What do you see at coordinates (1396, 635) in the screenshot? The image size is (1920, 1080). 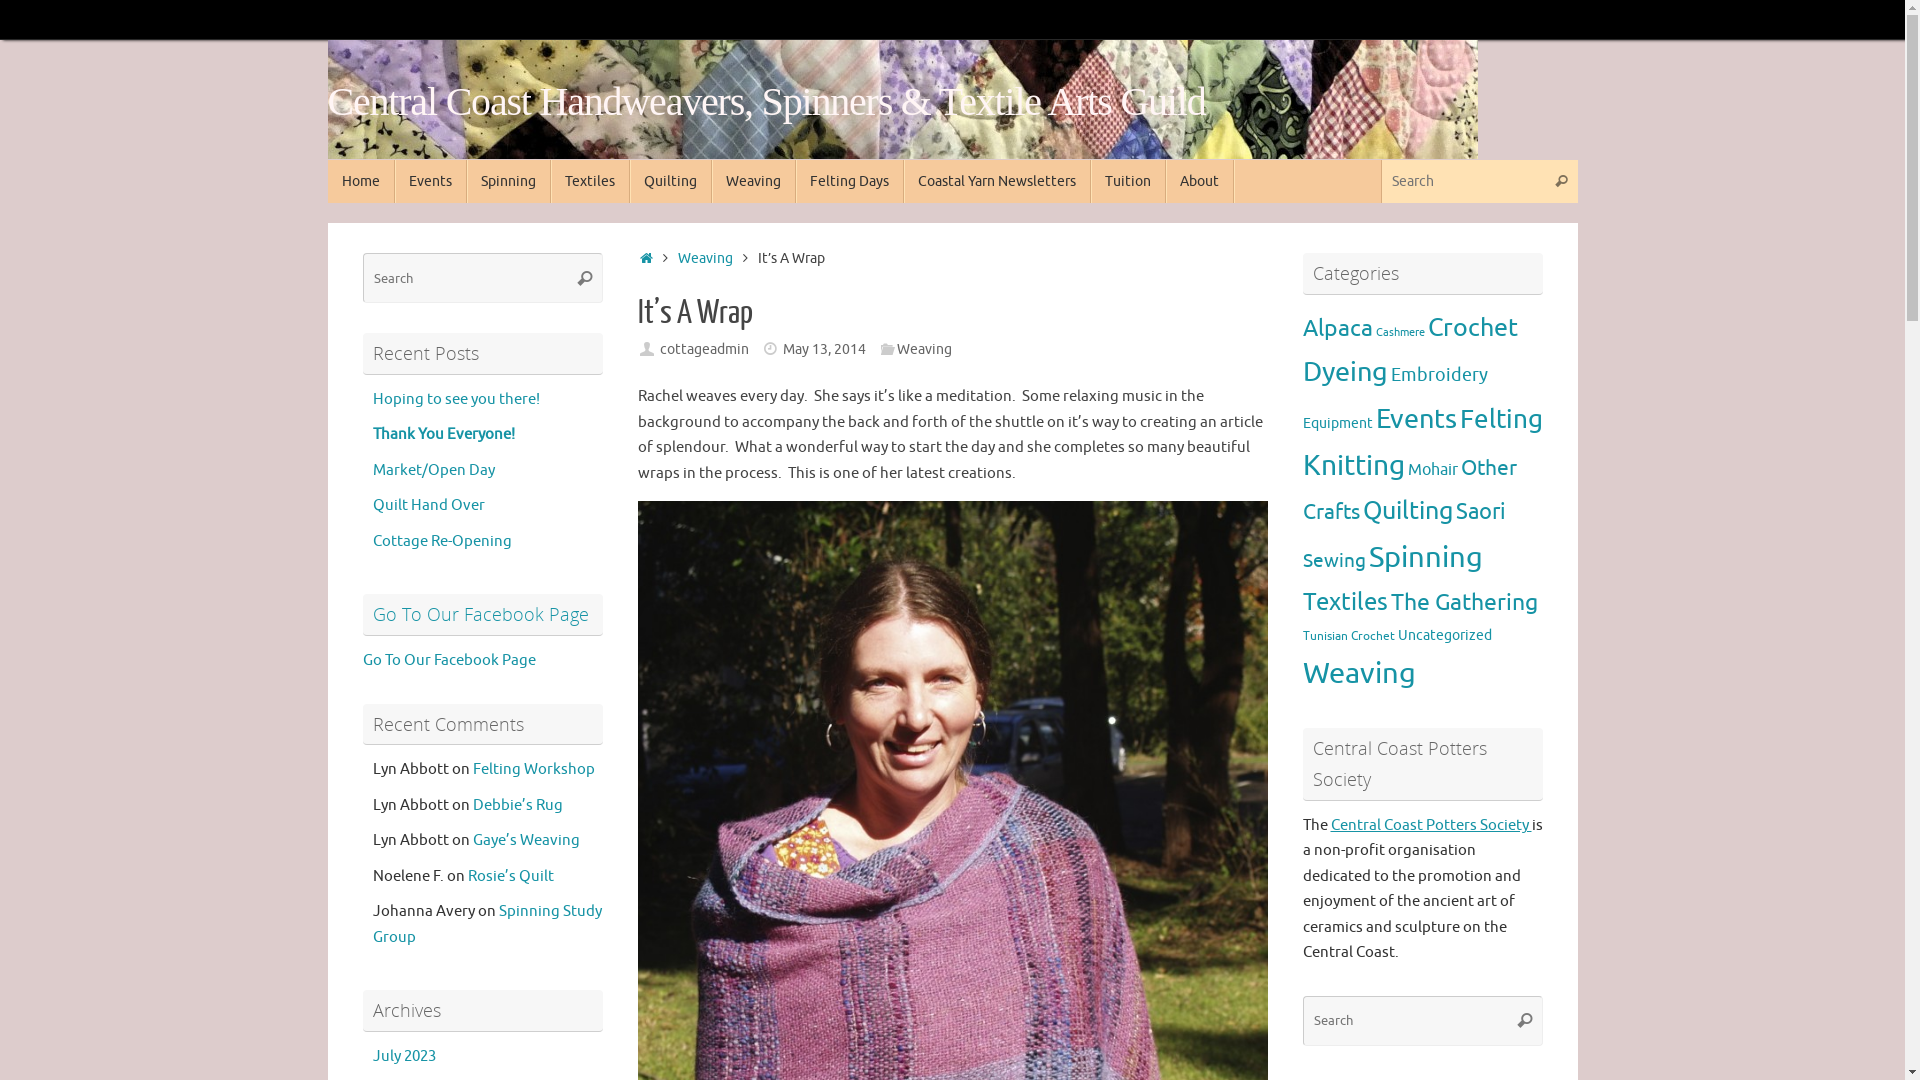 I see `'Uncategorized'` at bounding box center [1396, 635].